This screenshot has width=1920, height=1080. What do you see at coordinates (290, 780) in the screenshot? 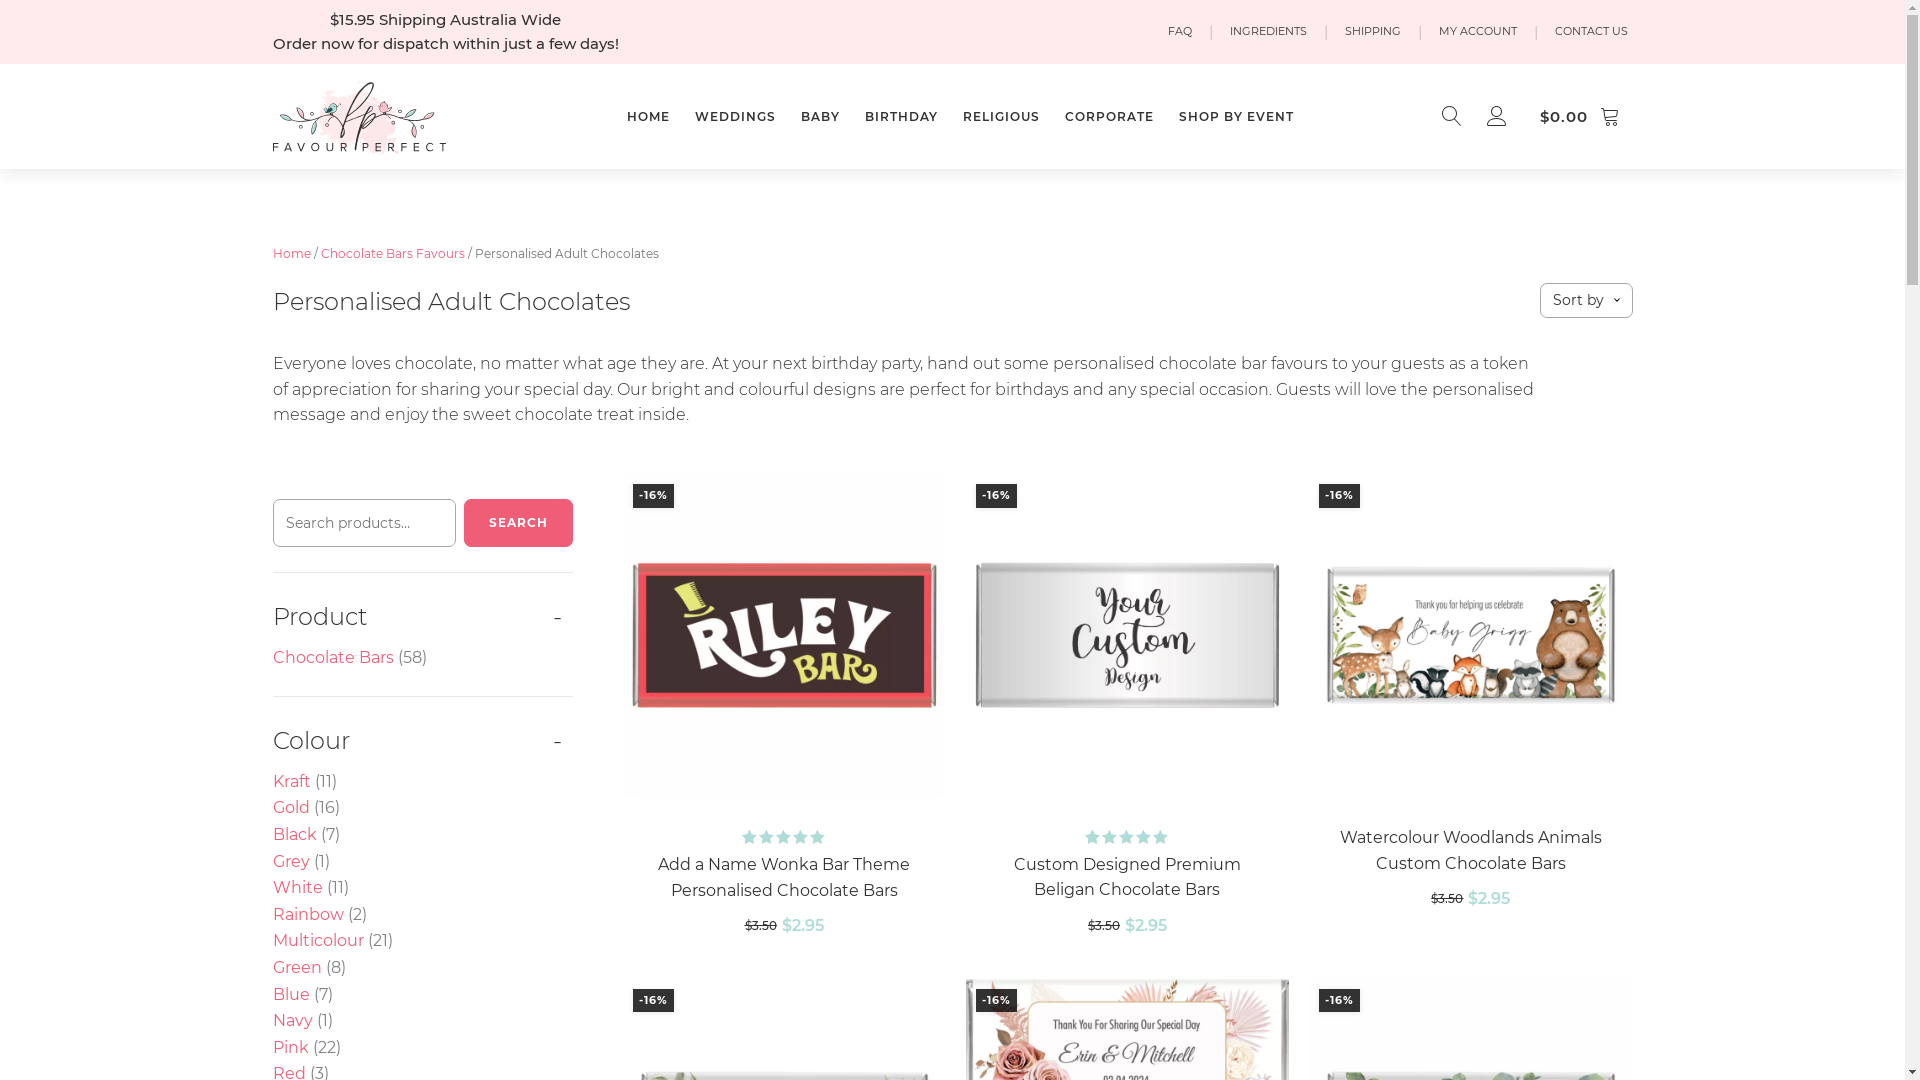
I see `'Kraft'` at bounding box center [290, 780].